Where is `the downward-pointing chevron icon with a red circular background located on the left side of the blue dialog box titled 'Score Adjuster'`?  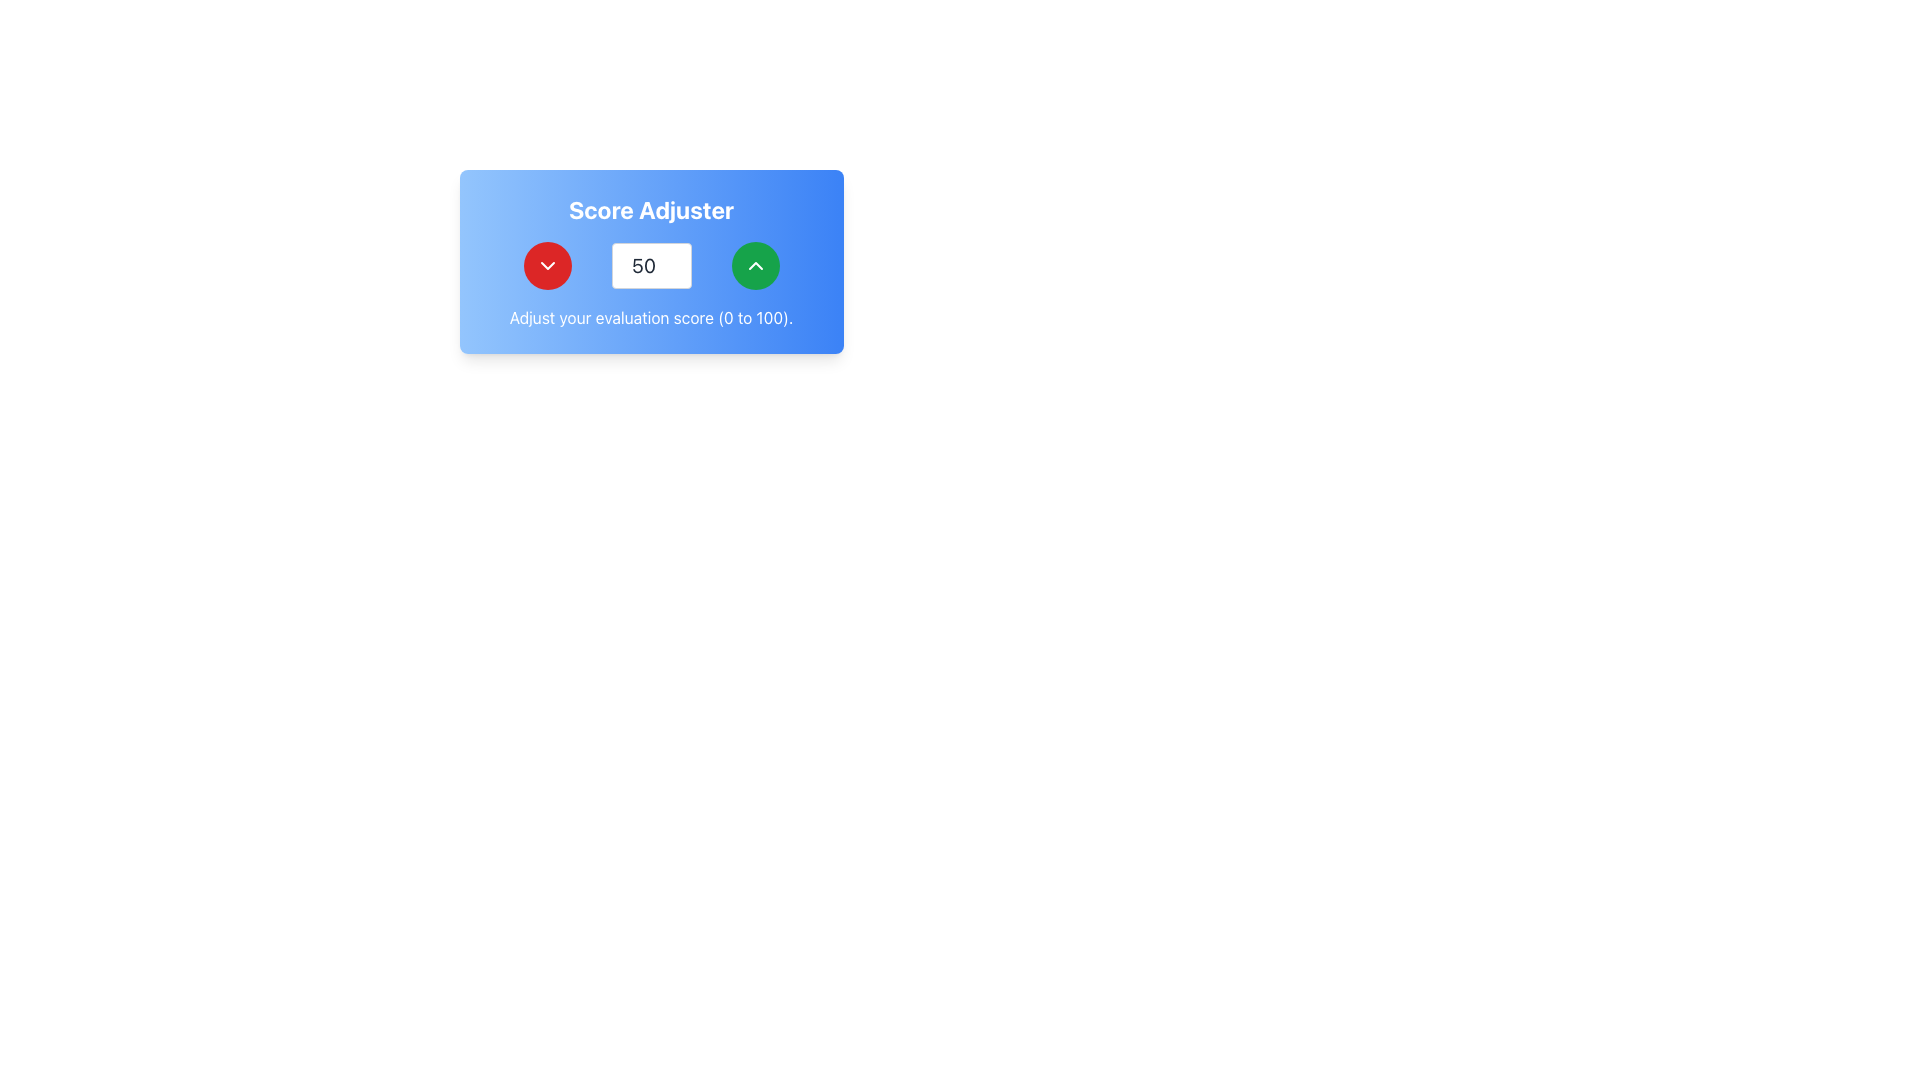
the downward-pointing chevron icon with a red circular background located on the left side of the blue dialog box titled 'Score Adjuster' is located at coordinates (547, 265).